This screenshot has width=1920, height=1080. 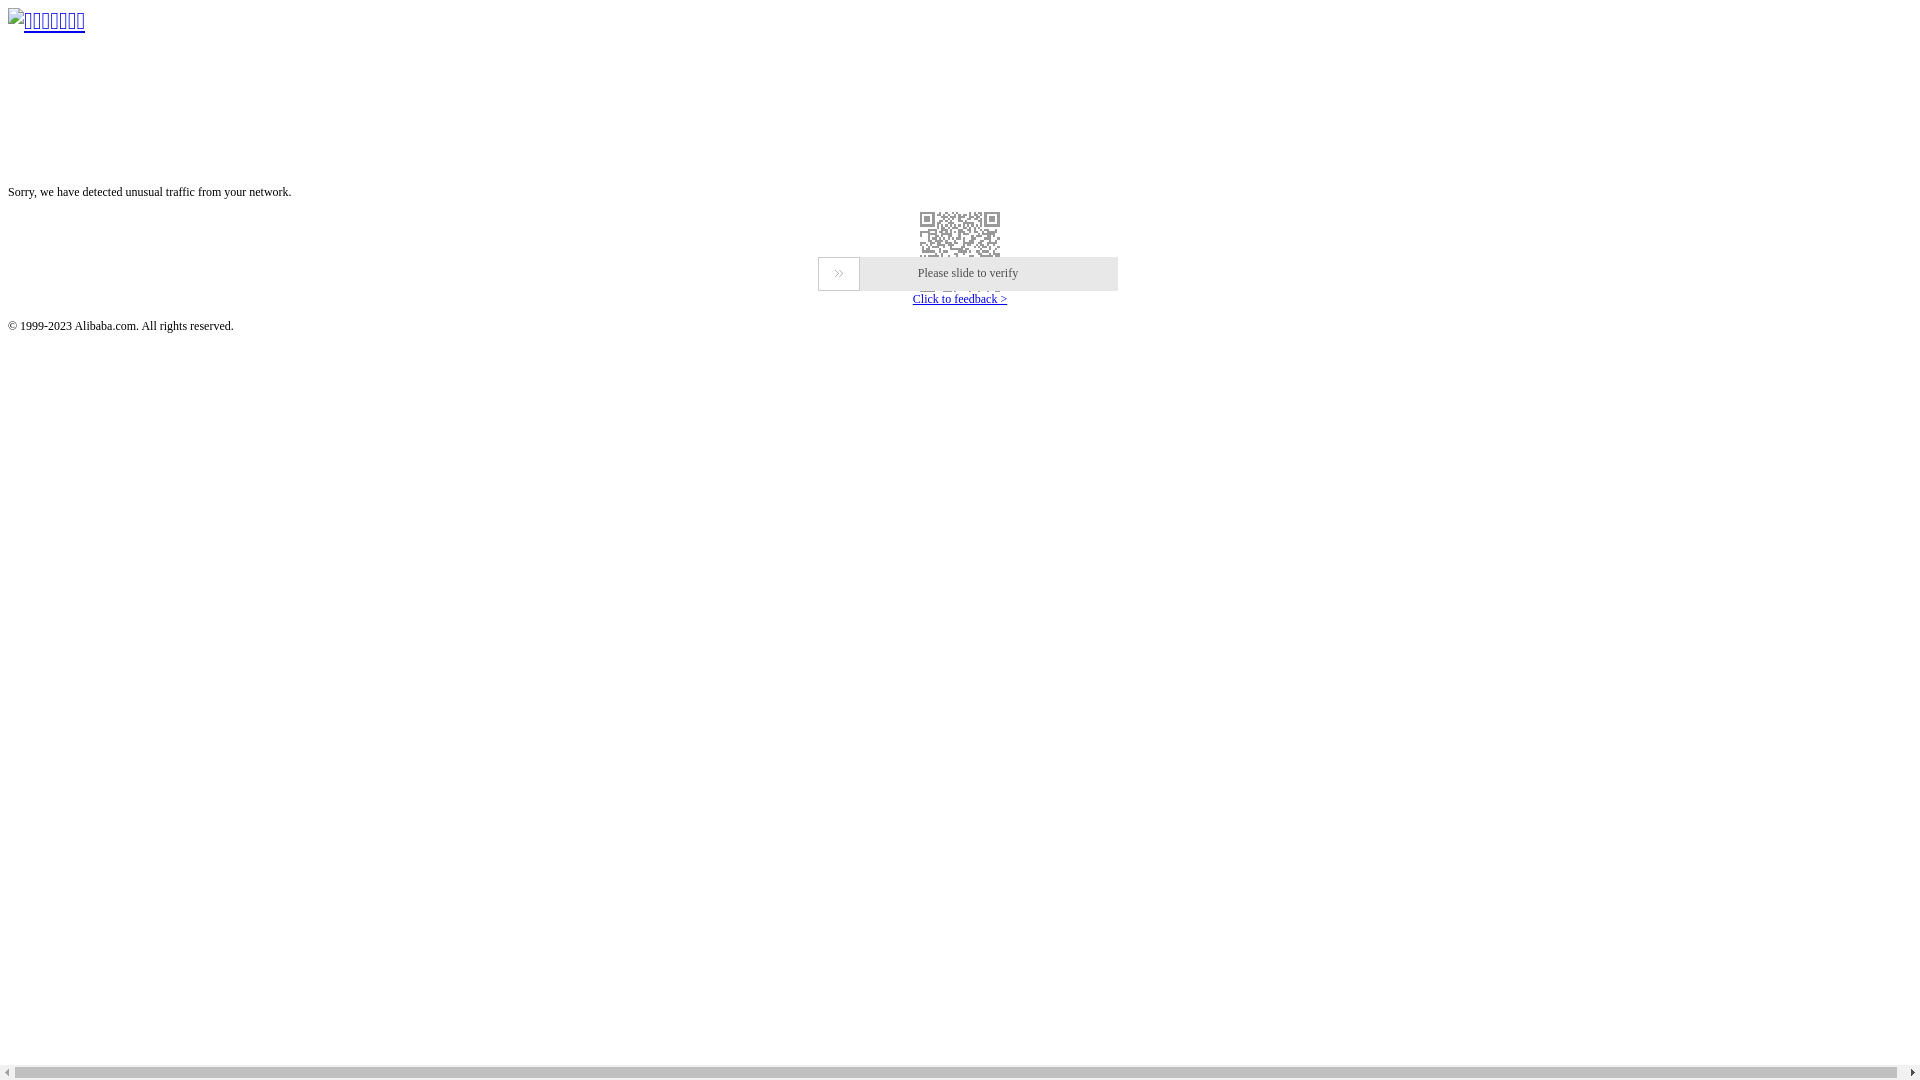 I want to click on 'pOAI0u5aT211PITnAMyVXA|ZWIazA|gqtLDQ_0', so click(x=8, y=250).